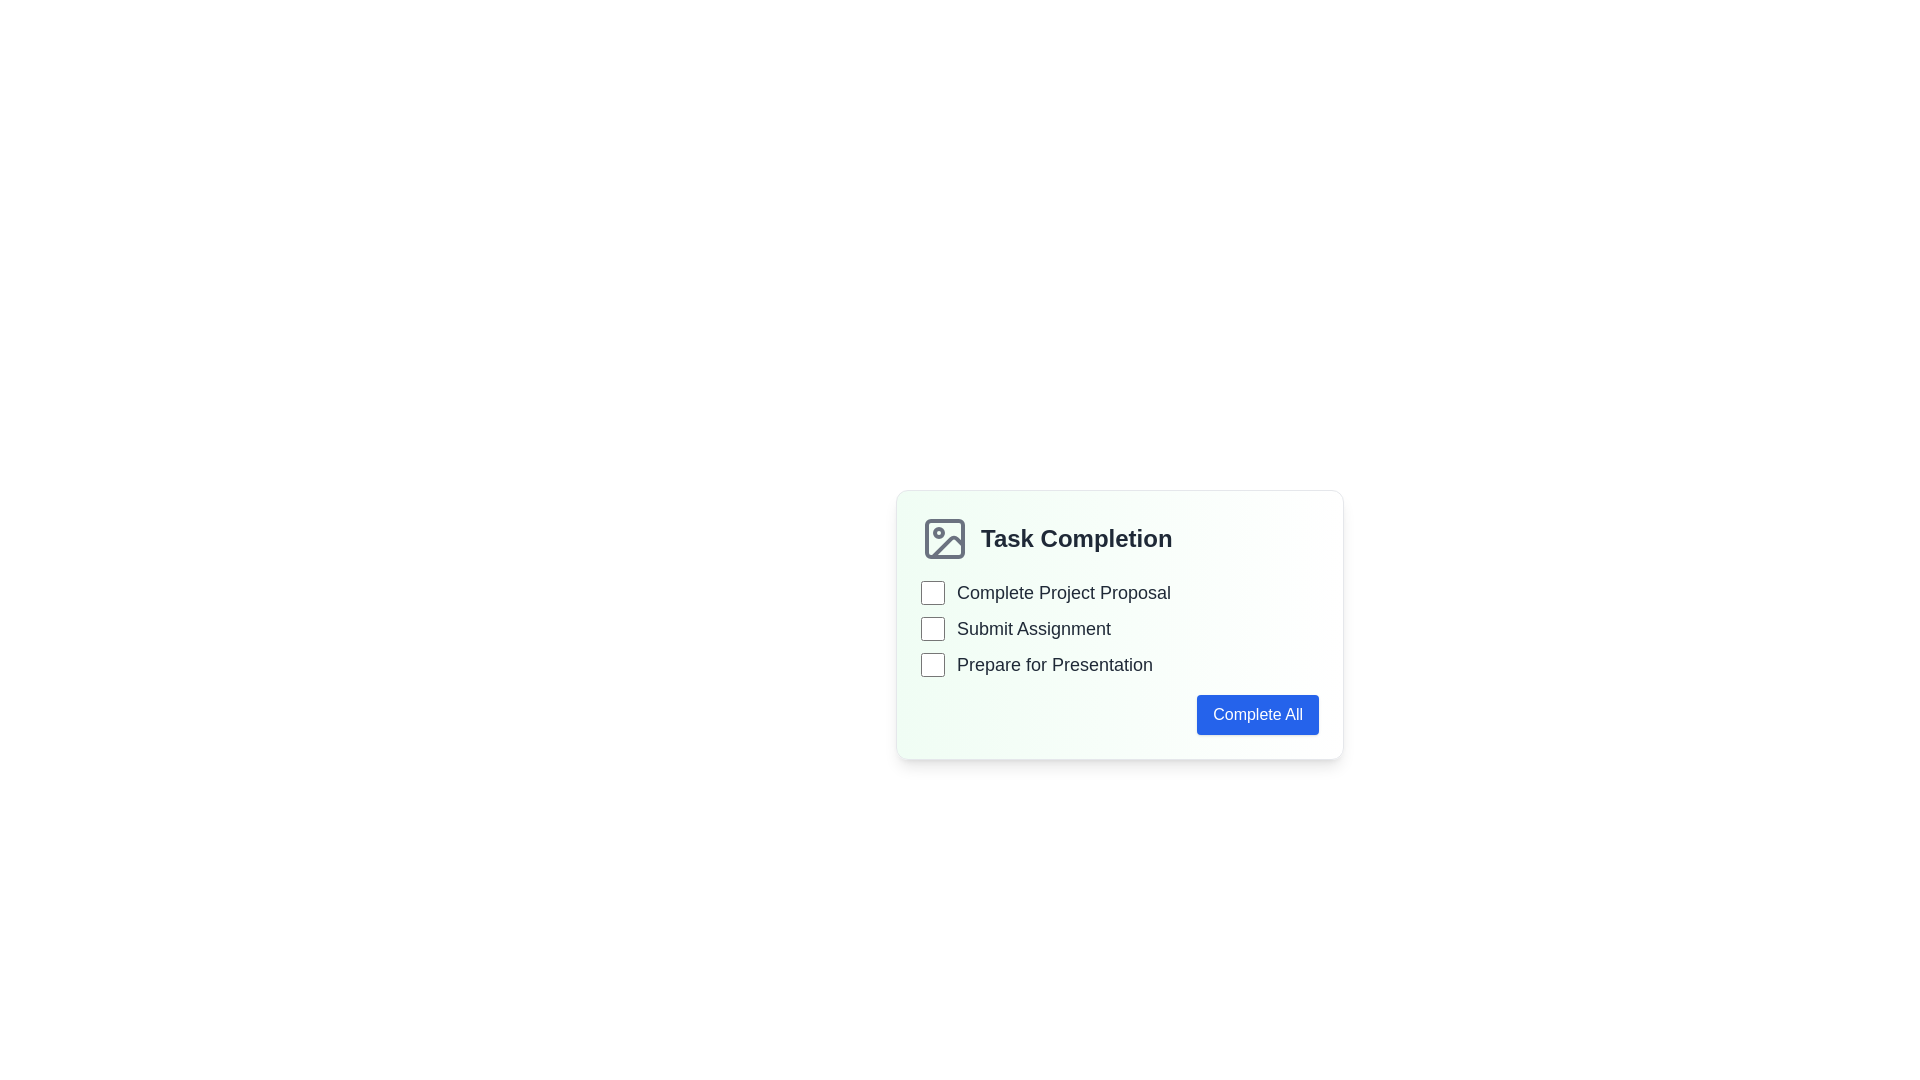 The width and height of the screenshot is (1920, 1080). What do you see at coordinates (1118, 538) in the screenshot?
I see `the Text Label with Icon that reads 'Task Completion'` at bounding box center [1118, 538].